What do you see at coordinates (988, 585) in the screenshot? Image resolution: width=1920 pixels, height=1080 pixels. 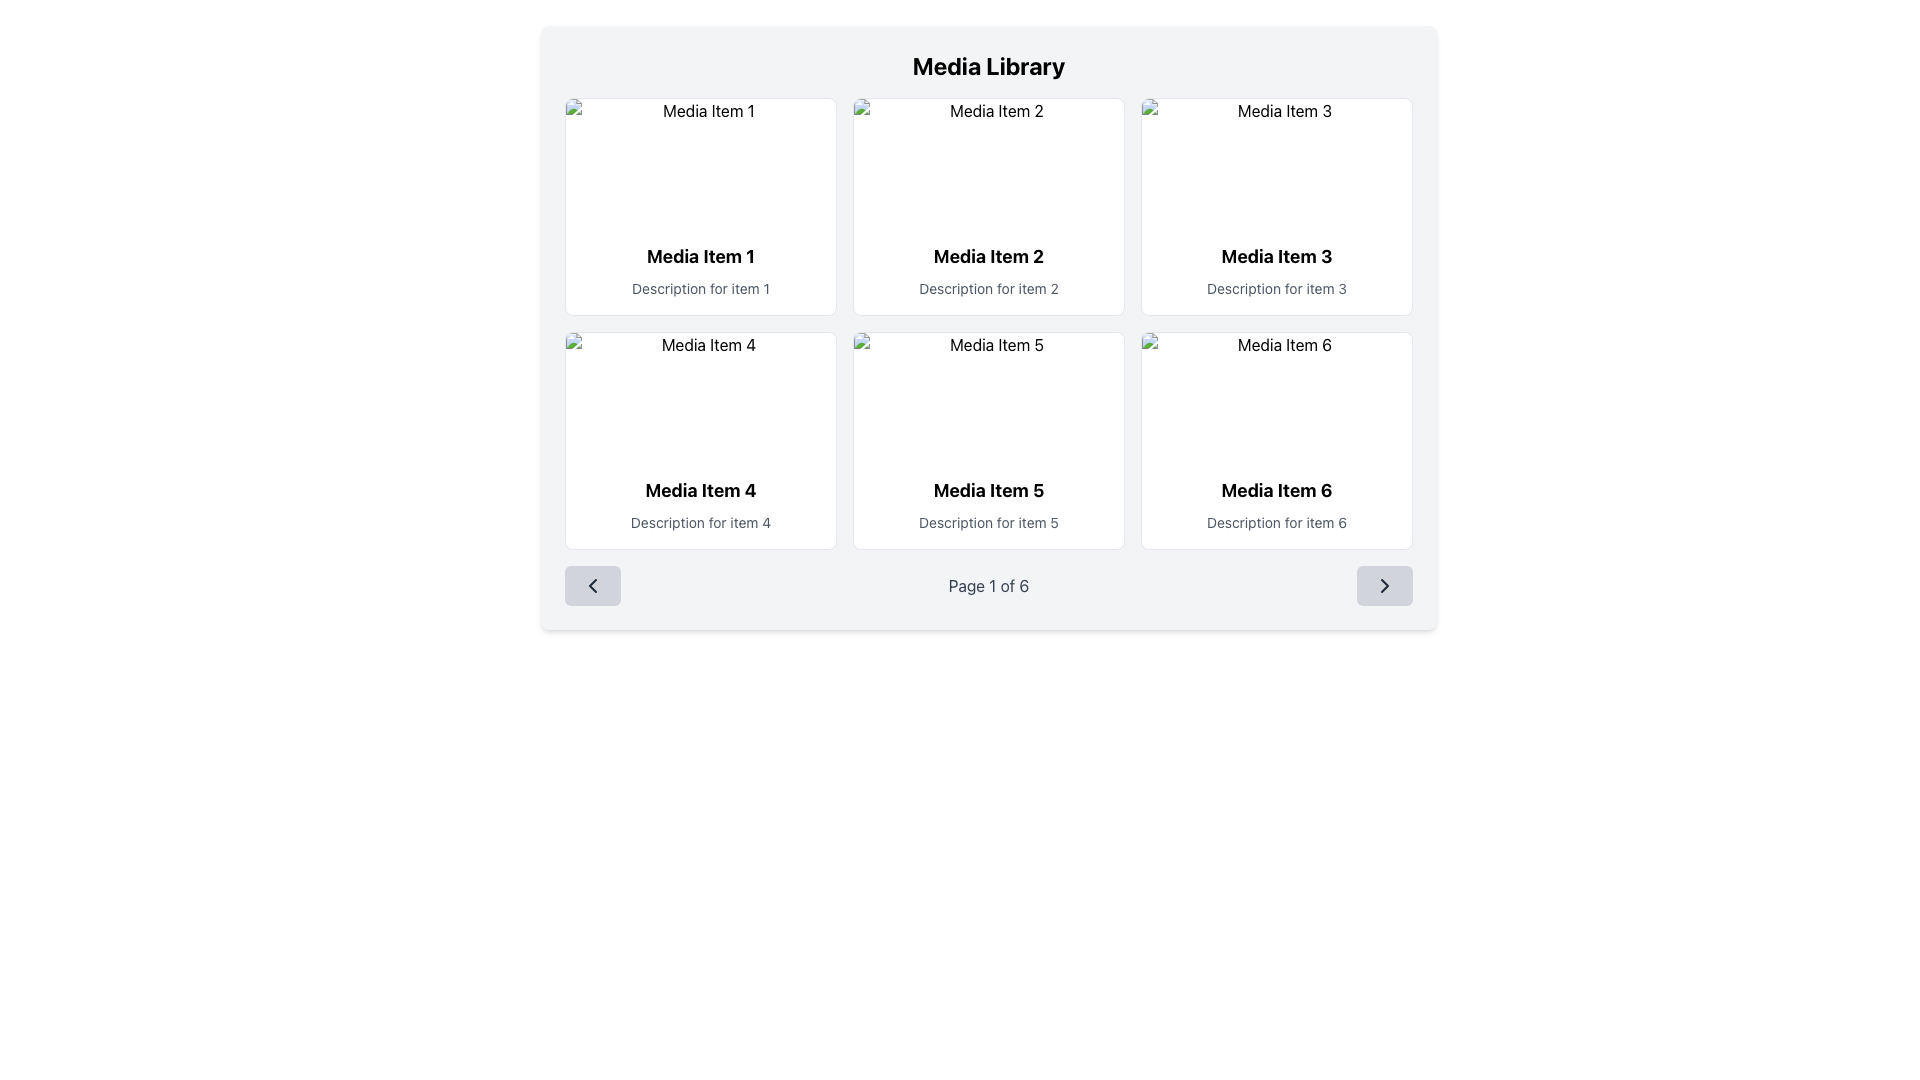 I see `text displayed on the gray textual label showing 'Page 1 of 6', located in the center of the pagination area below the media items grid` at bounding box center [988, 585].